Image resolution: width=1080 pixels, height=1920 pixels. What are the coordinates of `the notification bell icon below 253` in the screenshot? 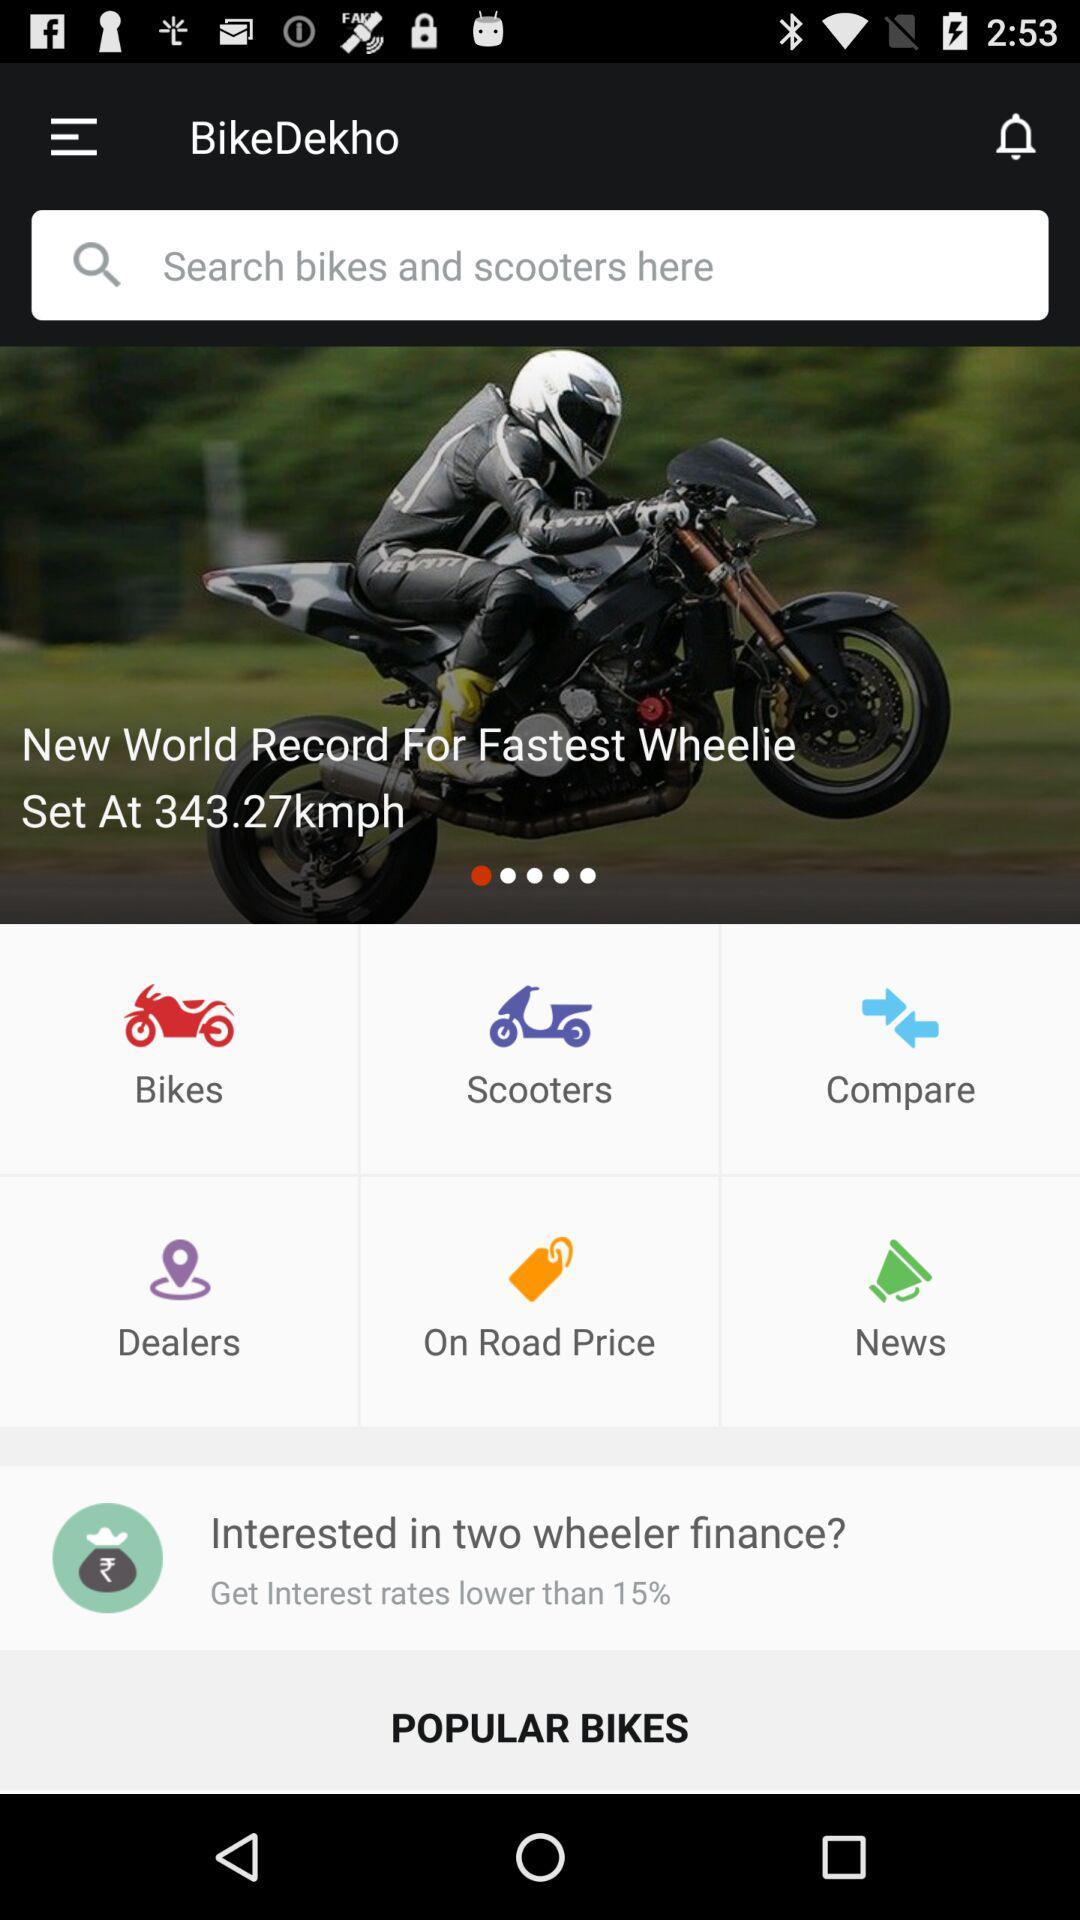 It's located at (1017, 135).